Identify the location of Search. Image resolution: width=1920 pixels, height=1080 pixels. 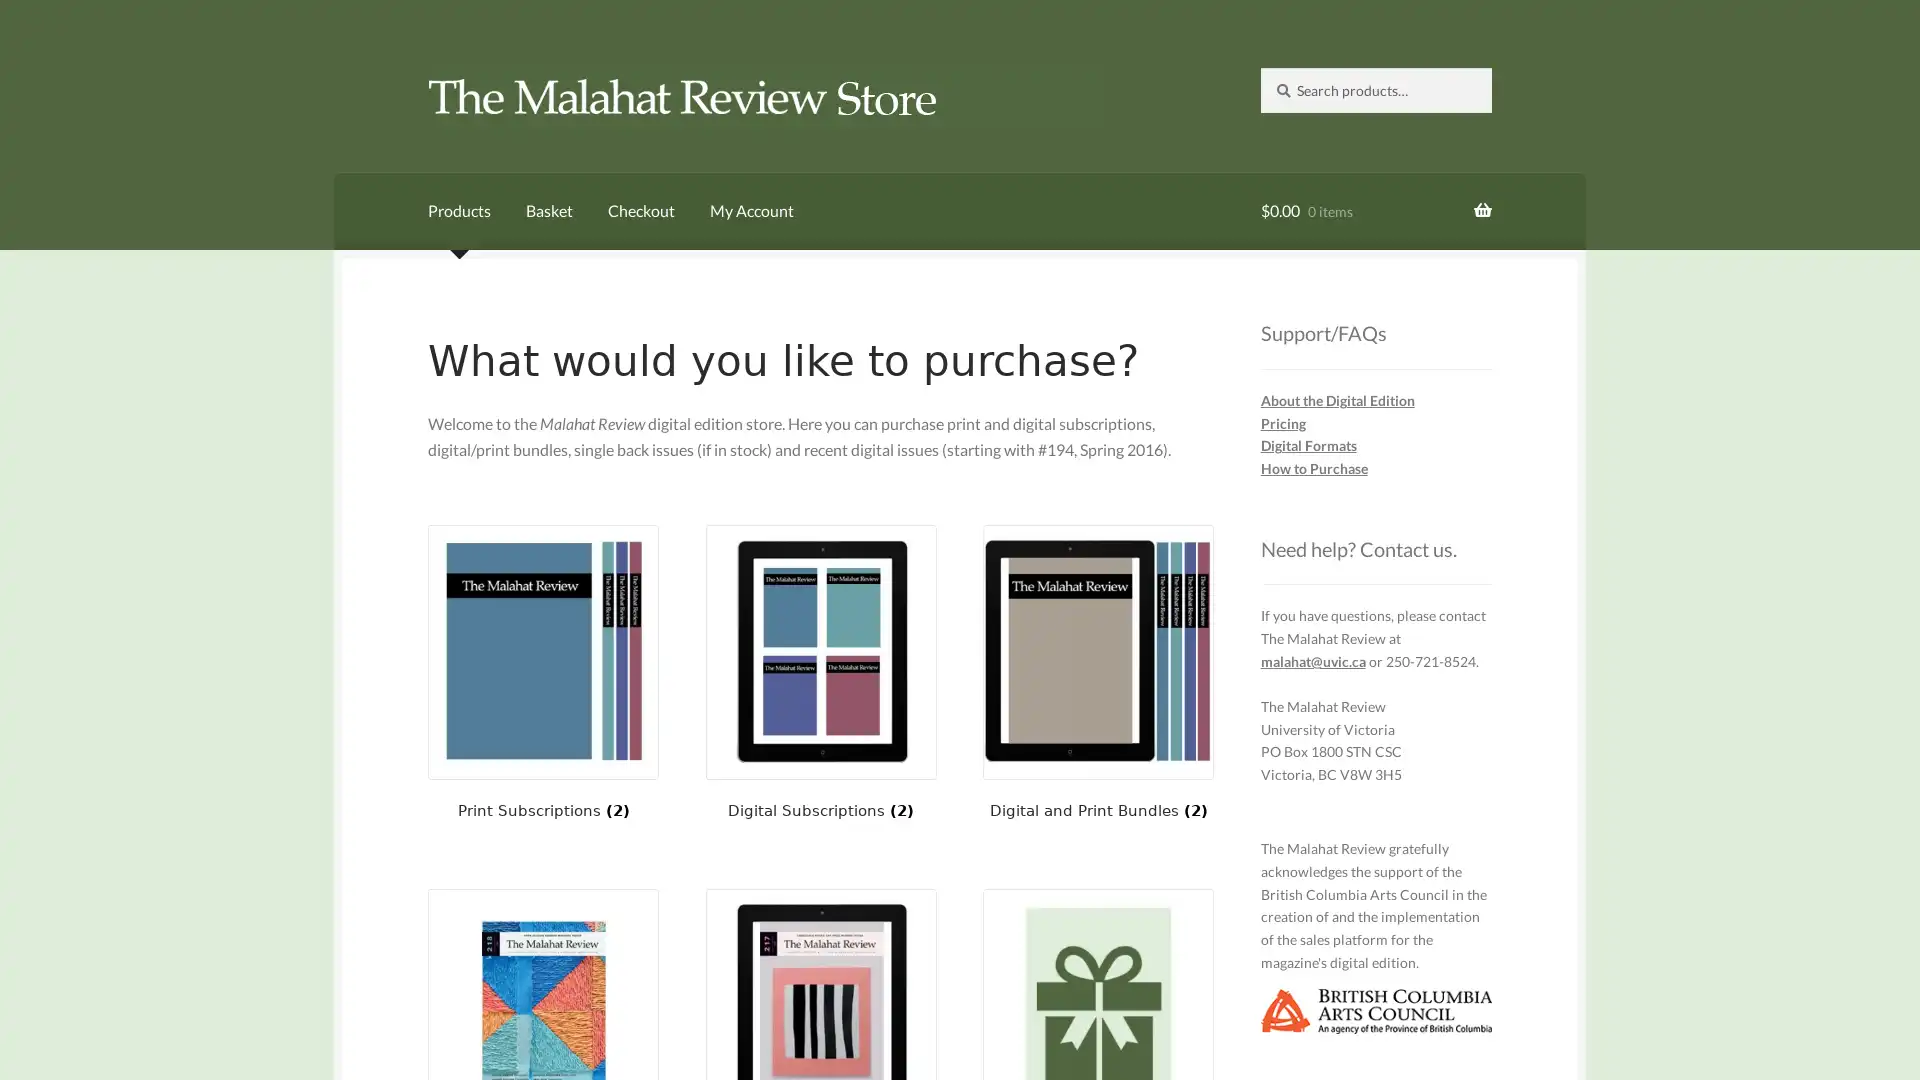
(1258, 65).